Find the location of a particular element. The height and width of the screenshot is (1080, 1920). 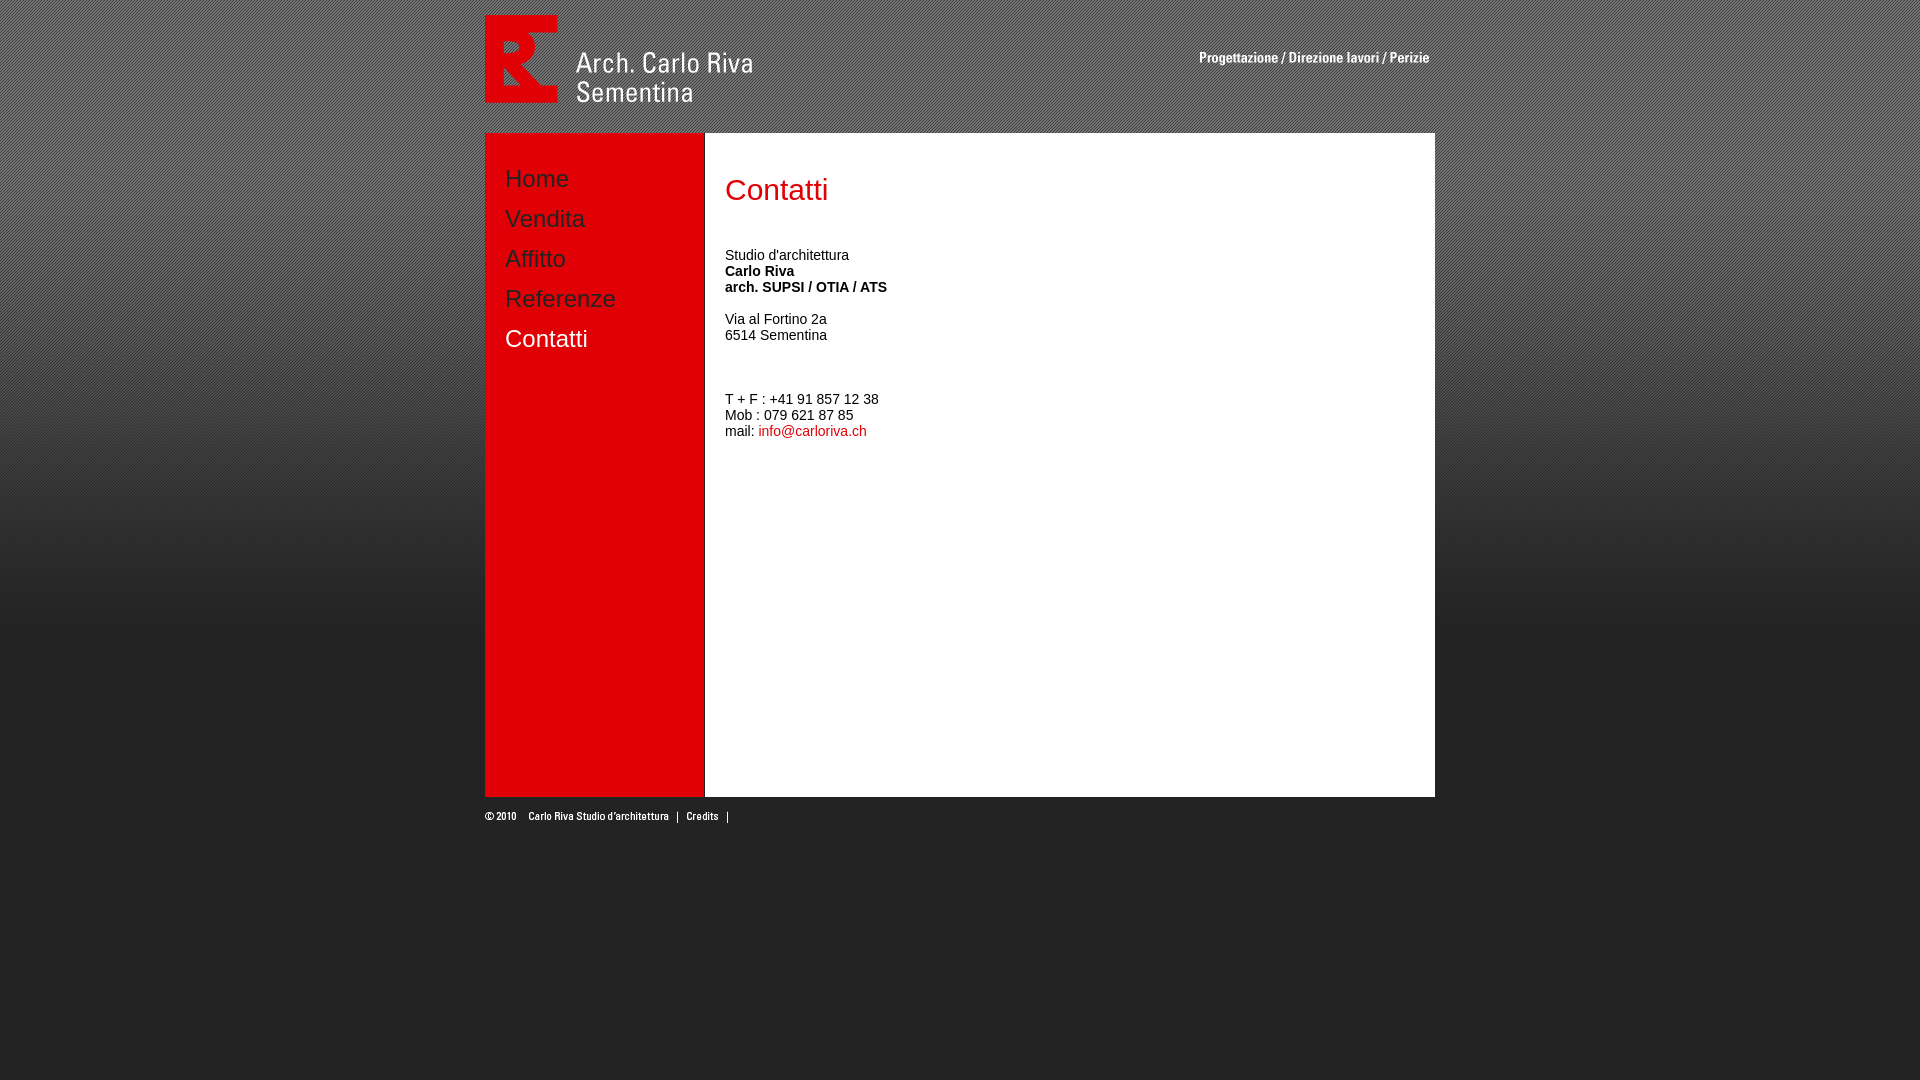

'Affitto' is located at coordinates (535, 257).